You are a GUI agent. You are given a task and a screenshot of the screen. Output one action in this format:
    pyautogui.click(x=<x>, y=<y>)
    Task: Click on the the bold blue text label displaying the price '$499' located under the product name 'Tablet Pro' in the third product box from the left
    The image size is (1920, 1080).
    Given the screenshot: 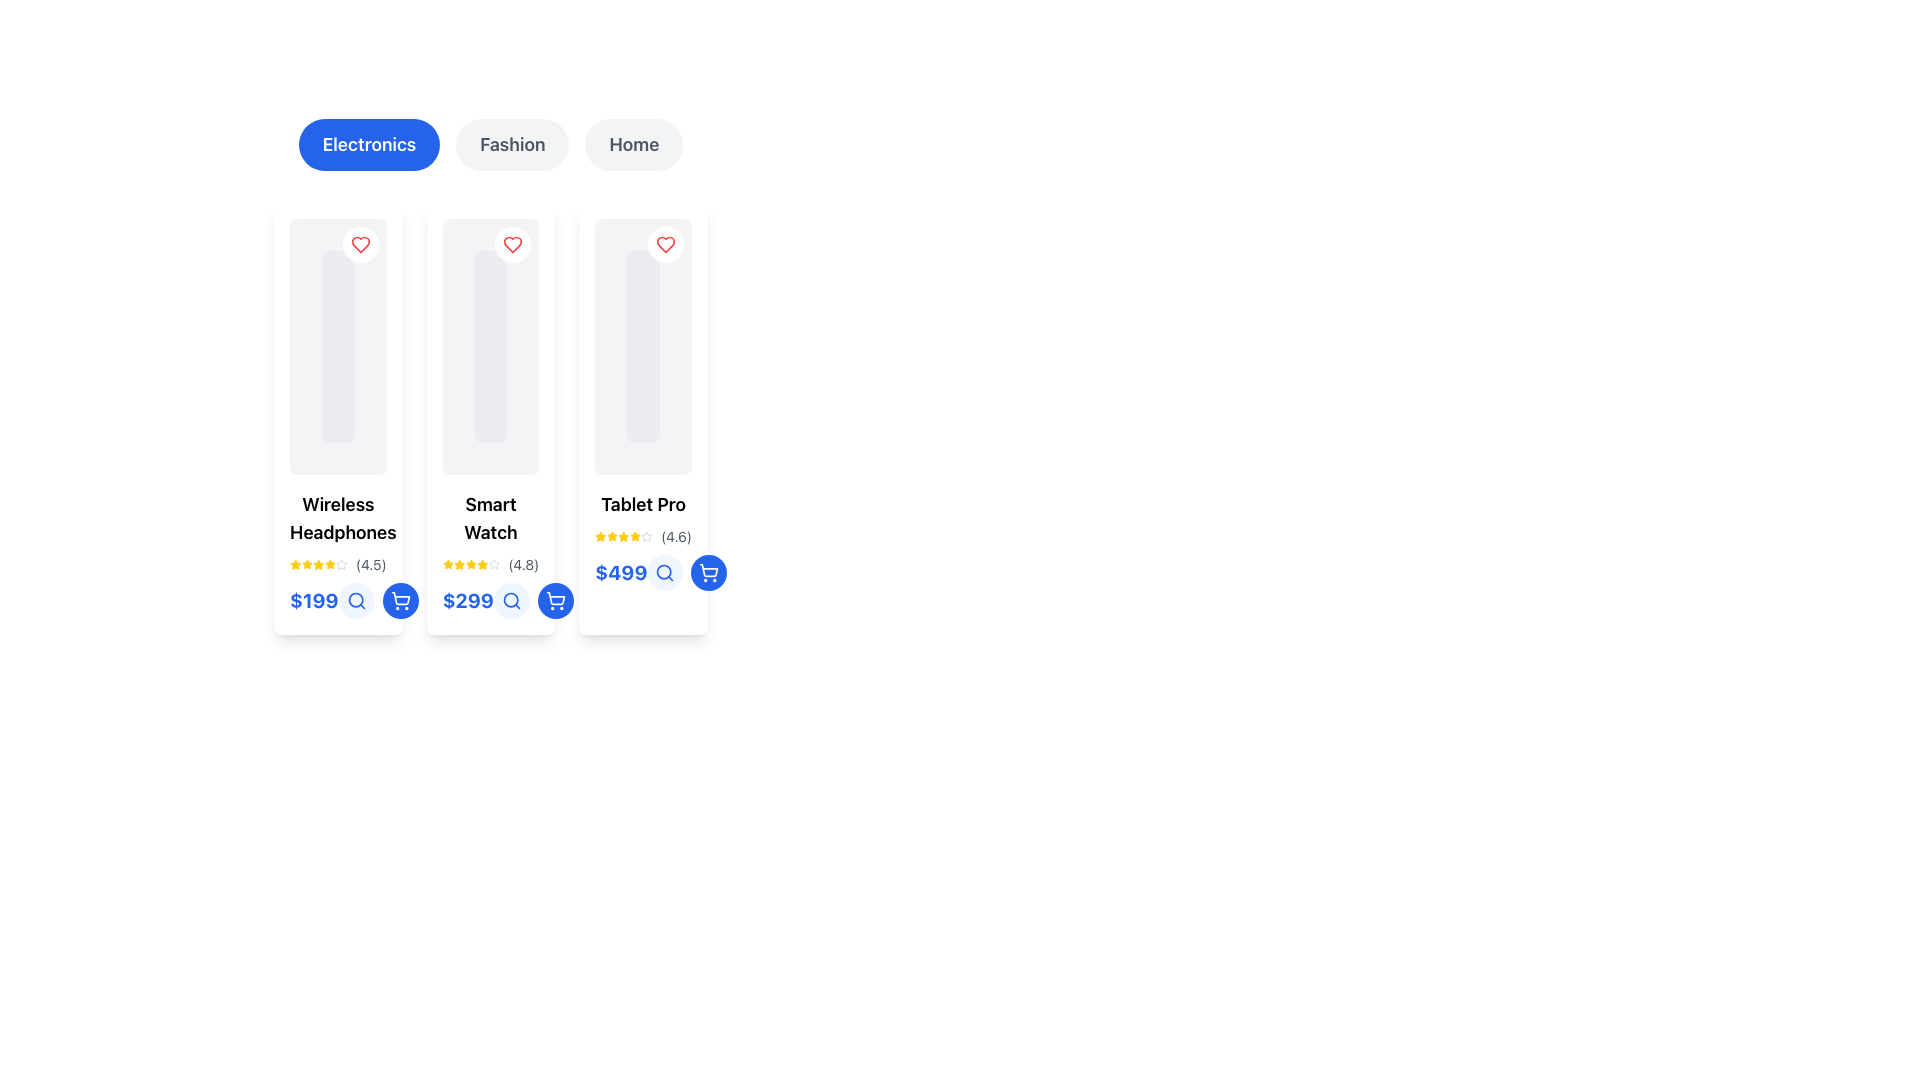 What is the action you would take?
    pyautogui.click(x=620, y=573)
    